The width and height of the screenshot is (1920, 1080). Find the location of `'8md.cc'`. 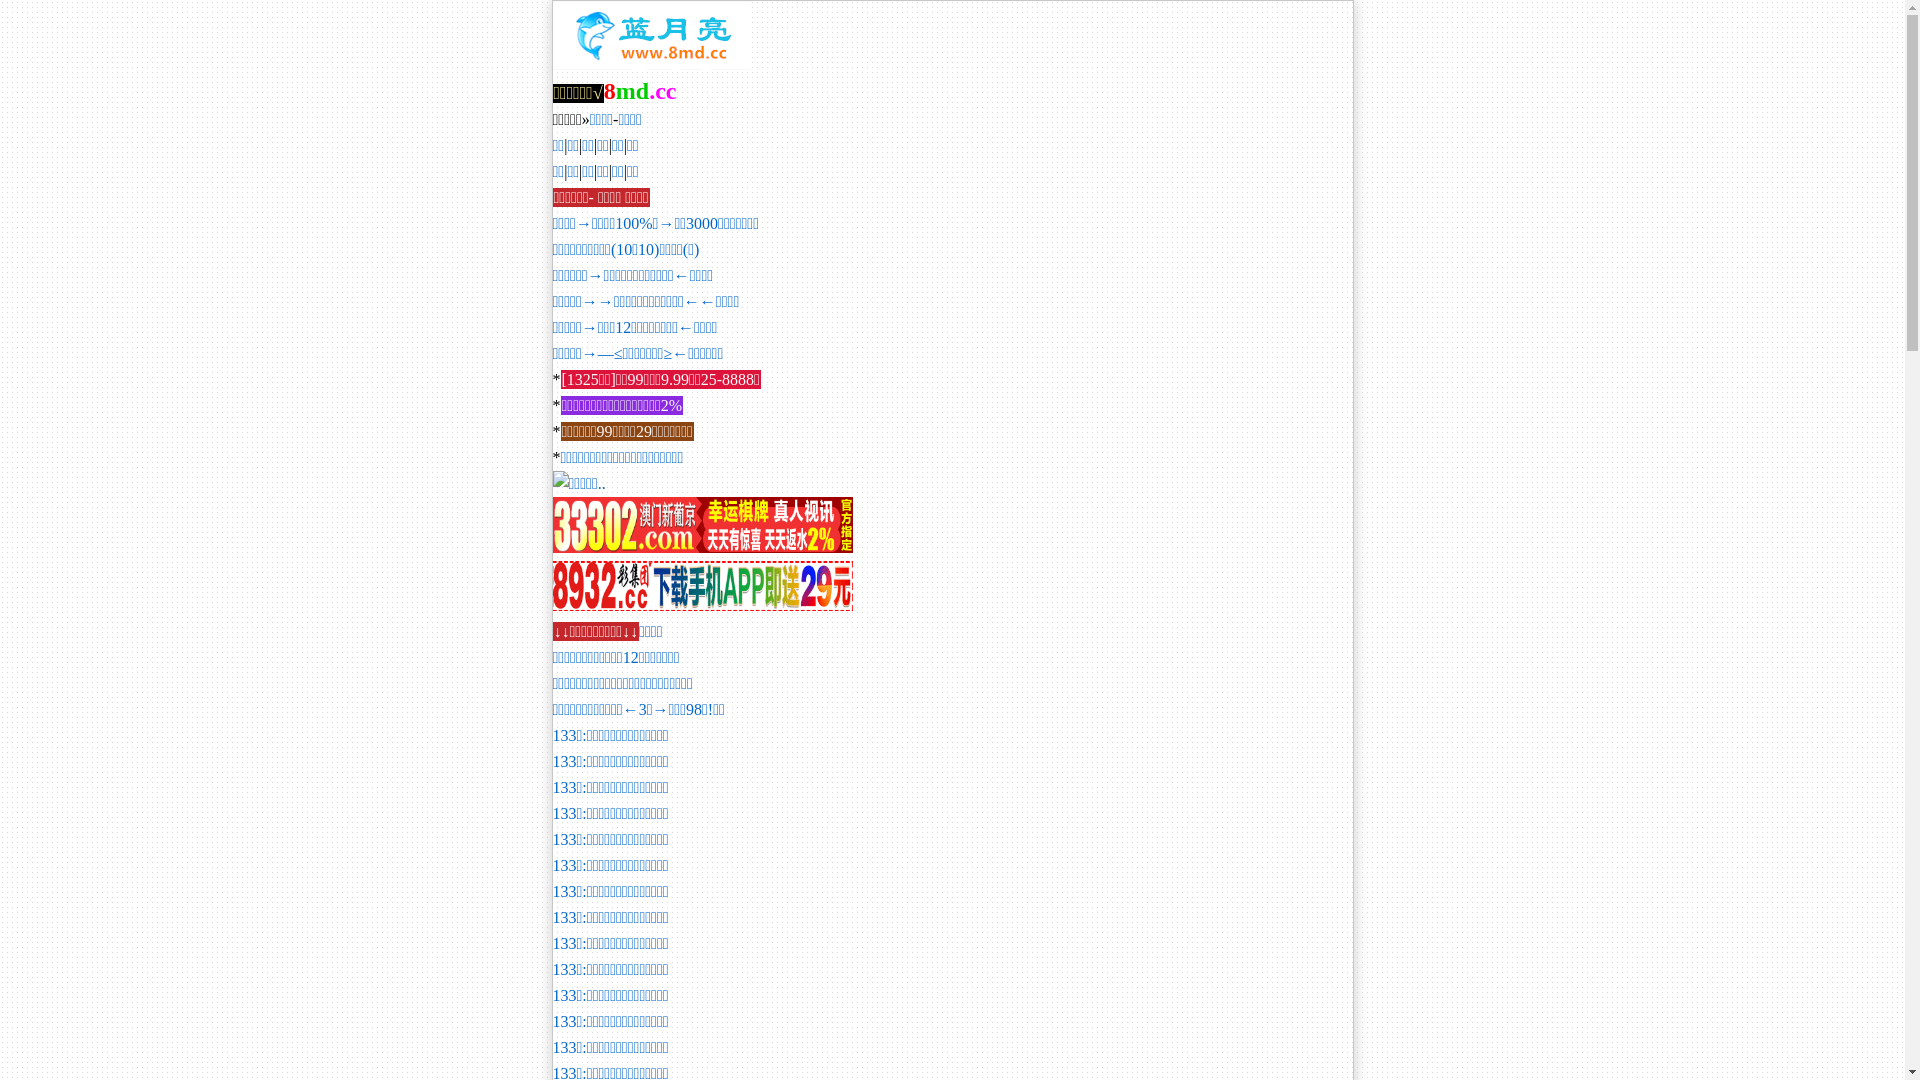

'8md.cc' is located at coordinates (640, 93).